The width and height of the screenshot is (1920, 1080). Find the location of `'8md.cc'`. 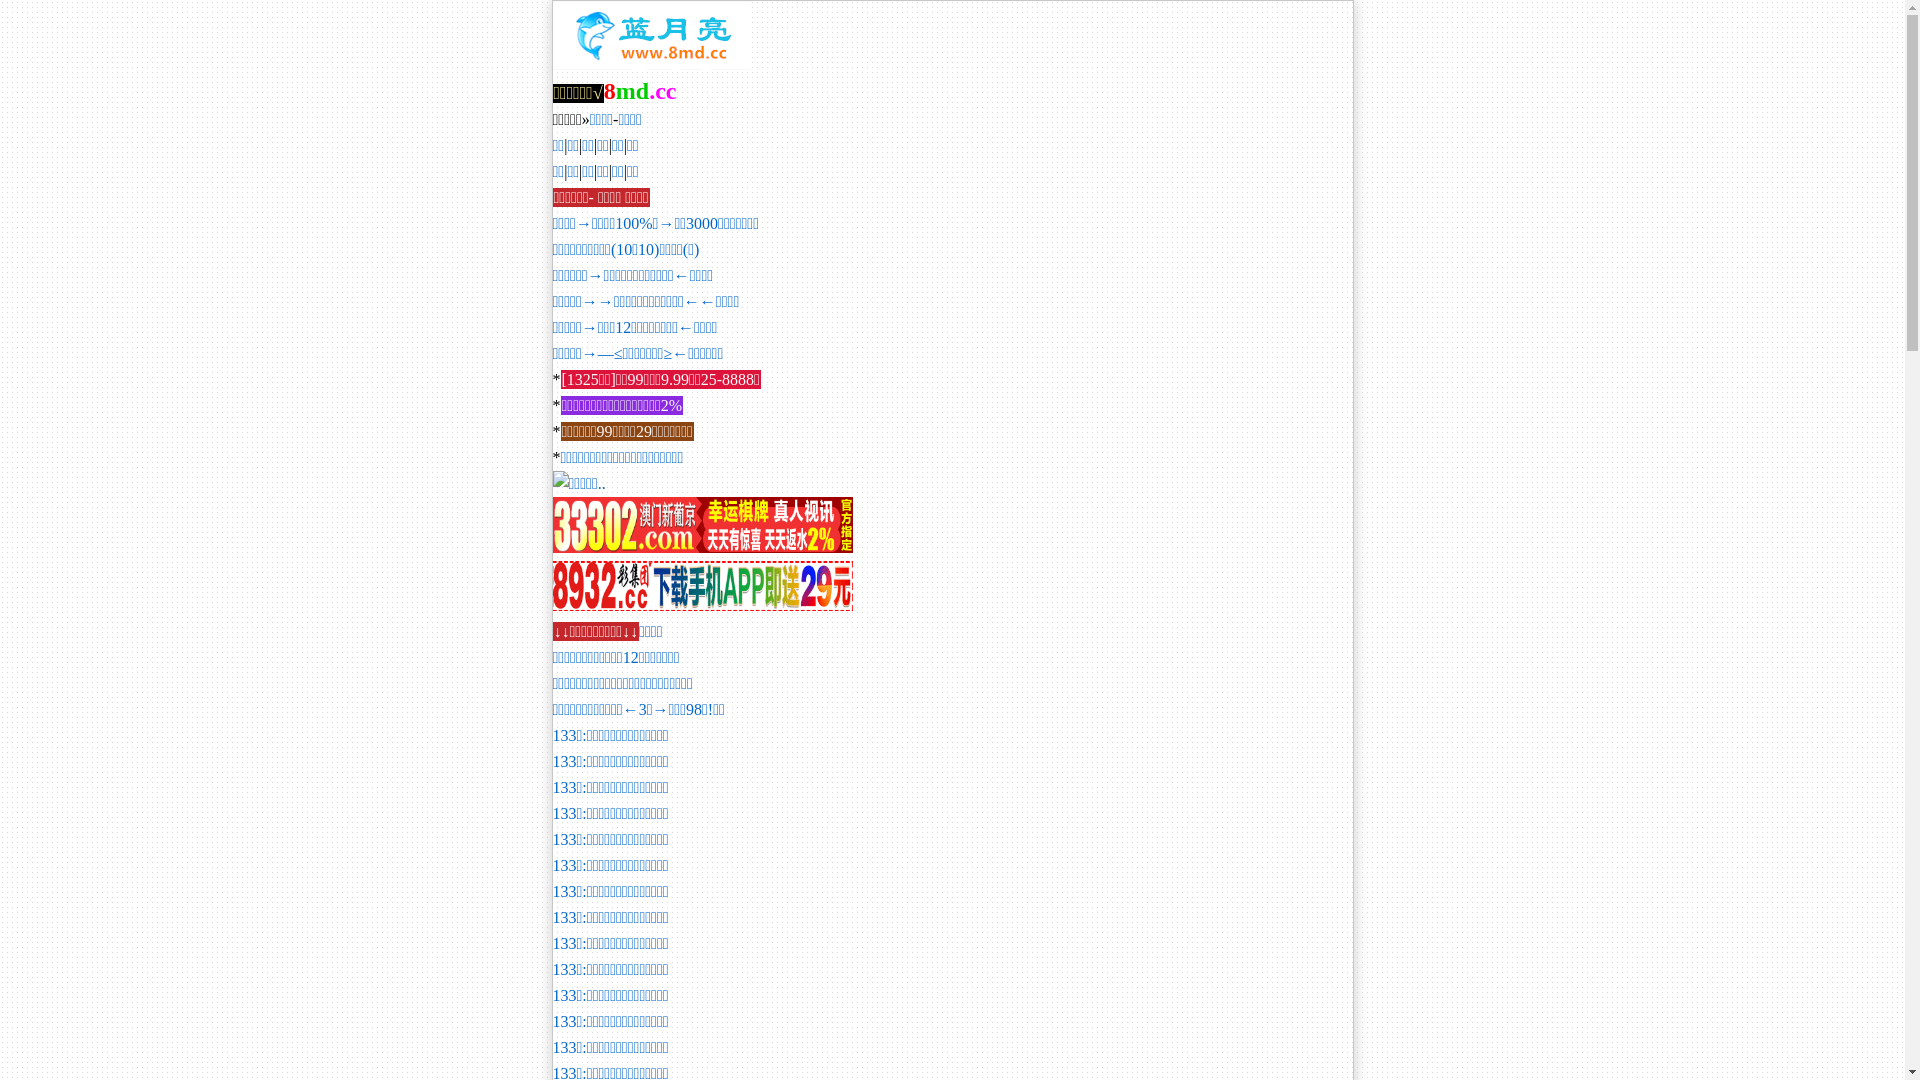

'8md.cc' is located at coordinates (640, 93).